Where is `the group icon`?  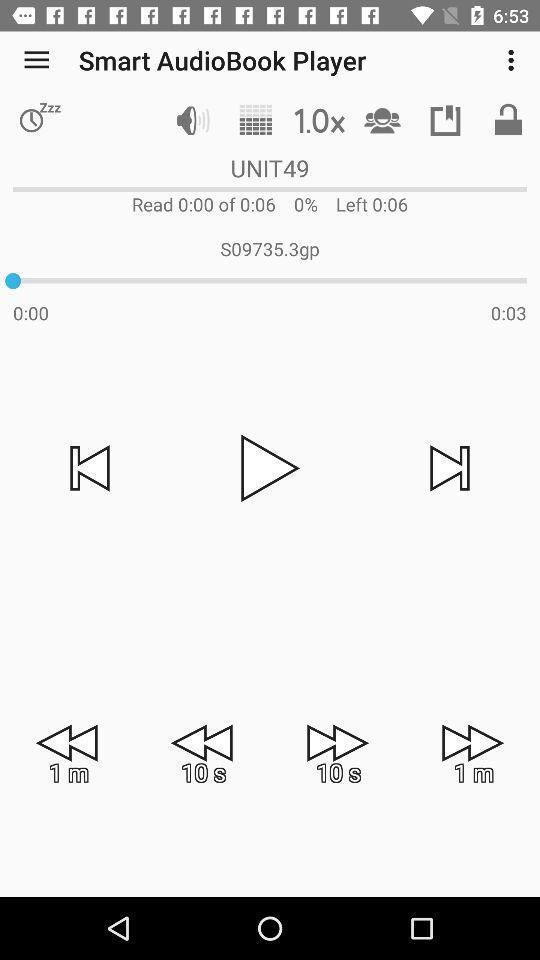 the group icon is located at coordinates (382, 120).